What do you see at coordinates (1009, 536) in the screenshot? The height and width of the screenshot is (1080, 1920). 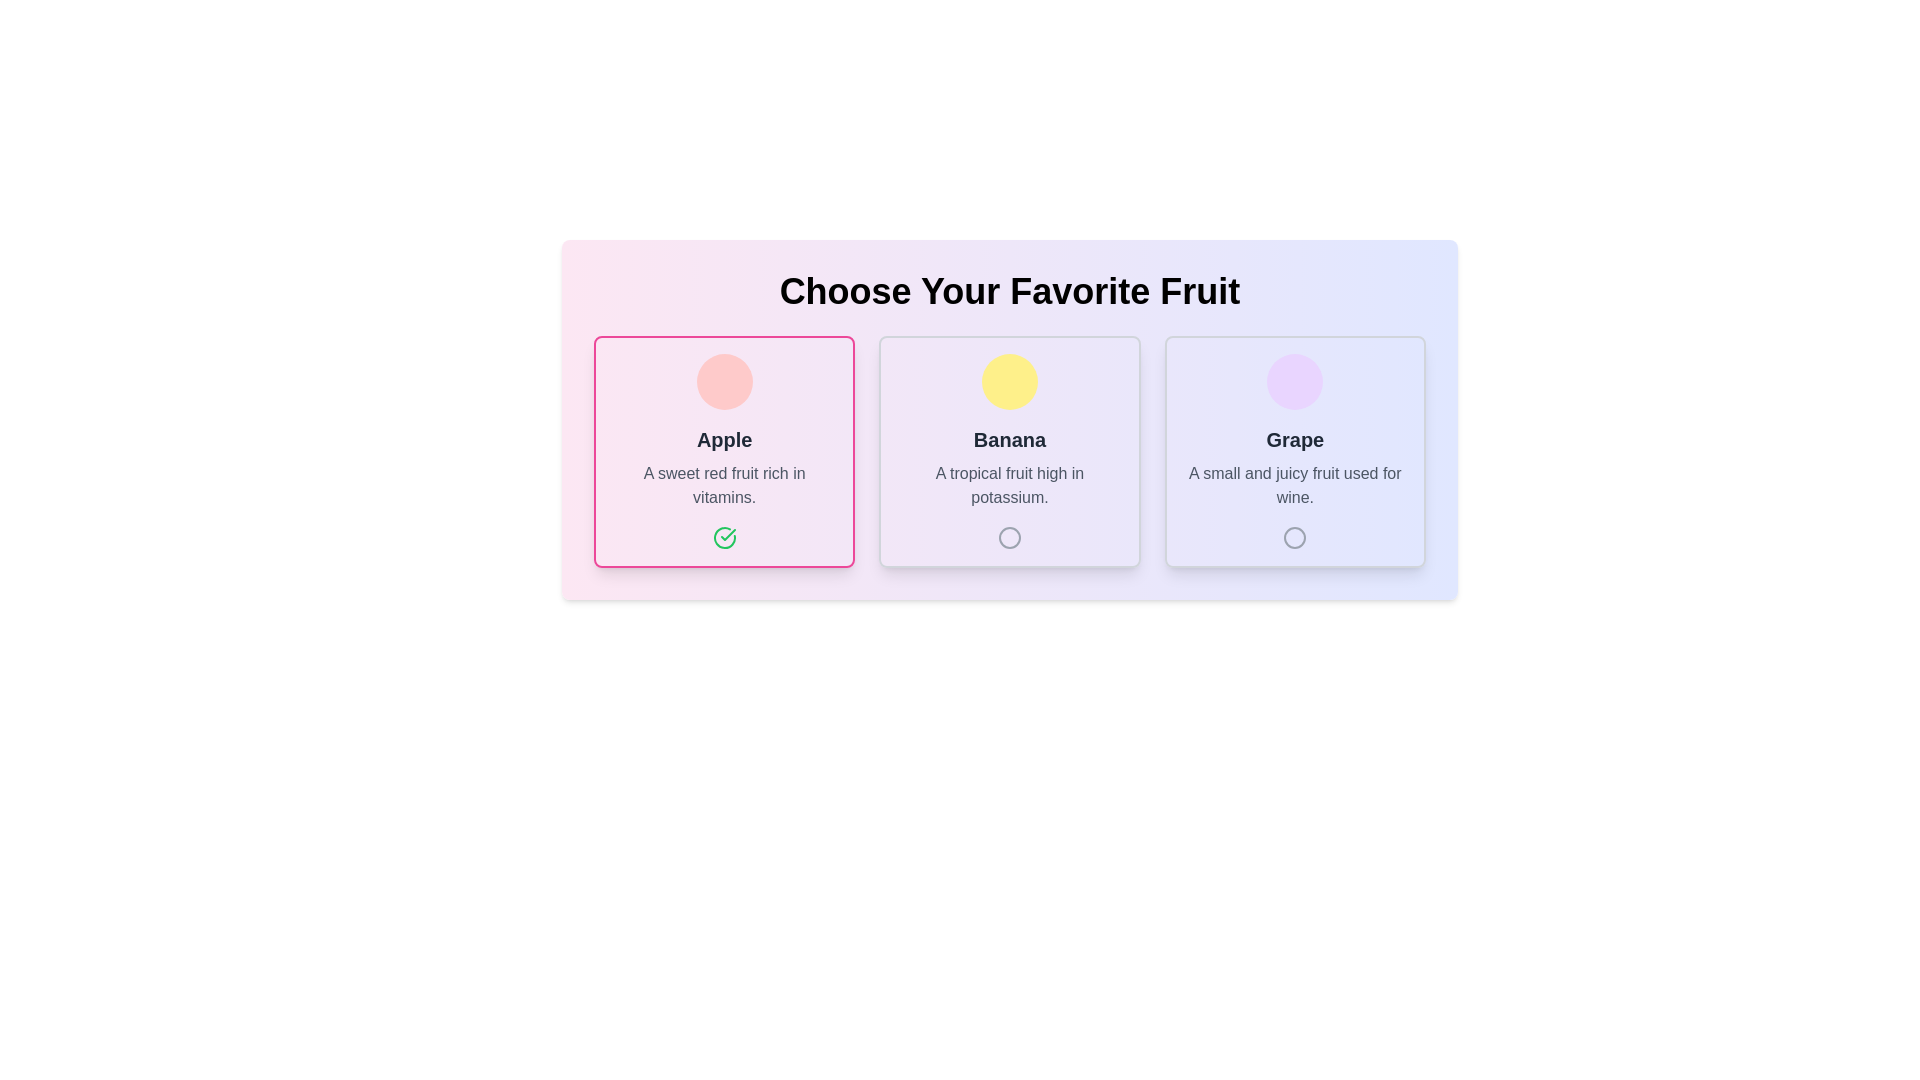 I see `the circular icon located at the bottom of the 'Banana' card` at bounding box center [1009, 536].